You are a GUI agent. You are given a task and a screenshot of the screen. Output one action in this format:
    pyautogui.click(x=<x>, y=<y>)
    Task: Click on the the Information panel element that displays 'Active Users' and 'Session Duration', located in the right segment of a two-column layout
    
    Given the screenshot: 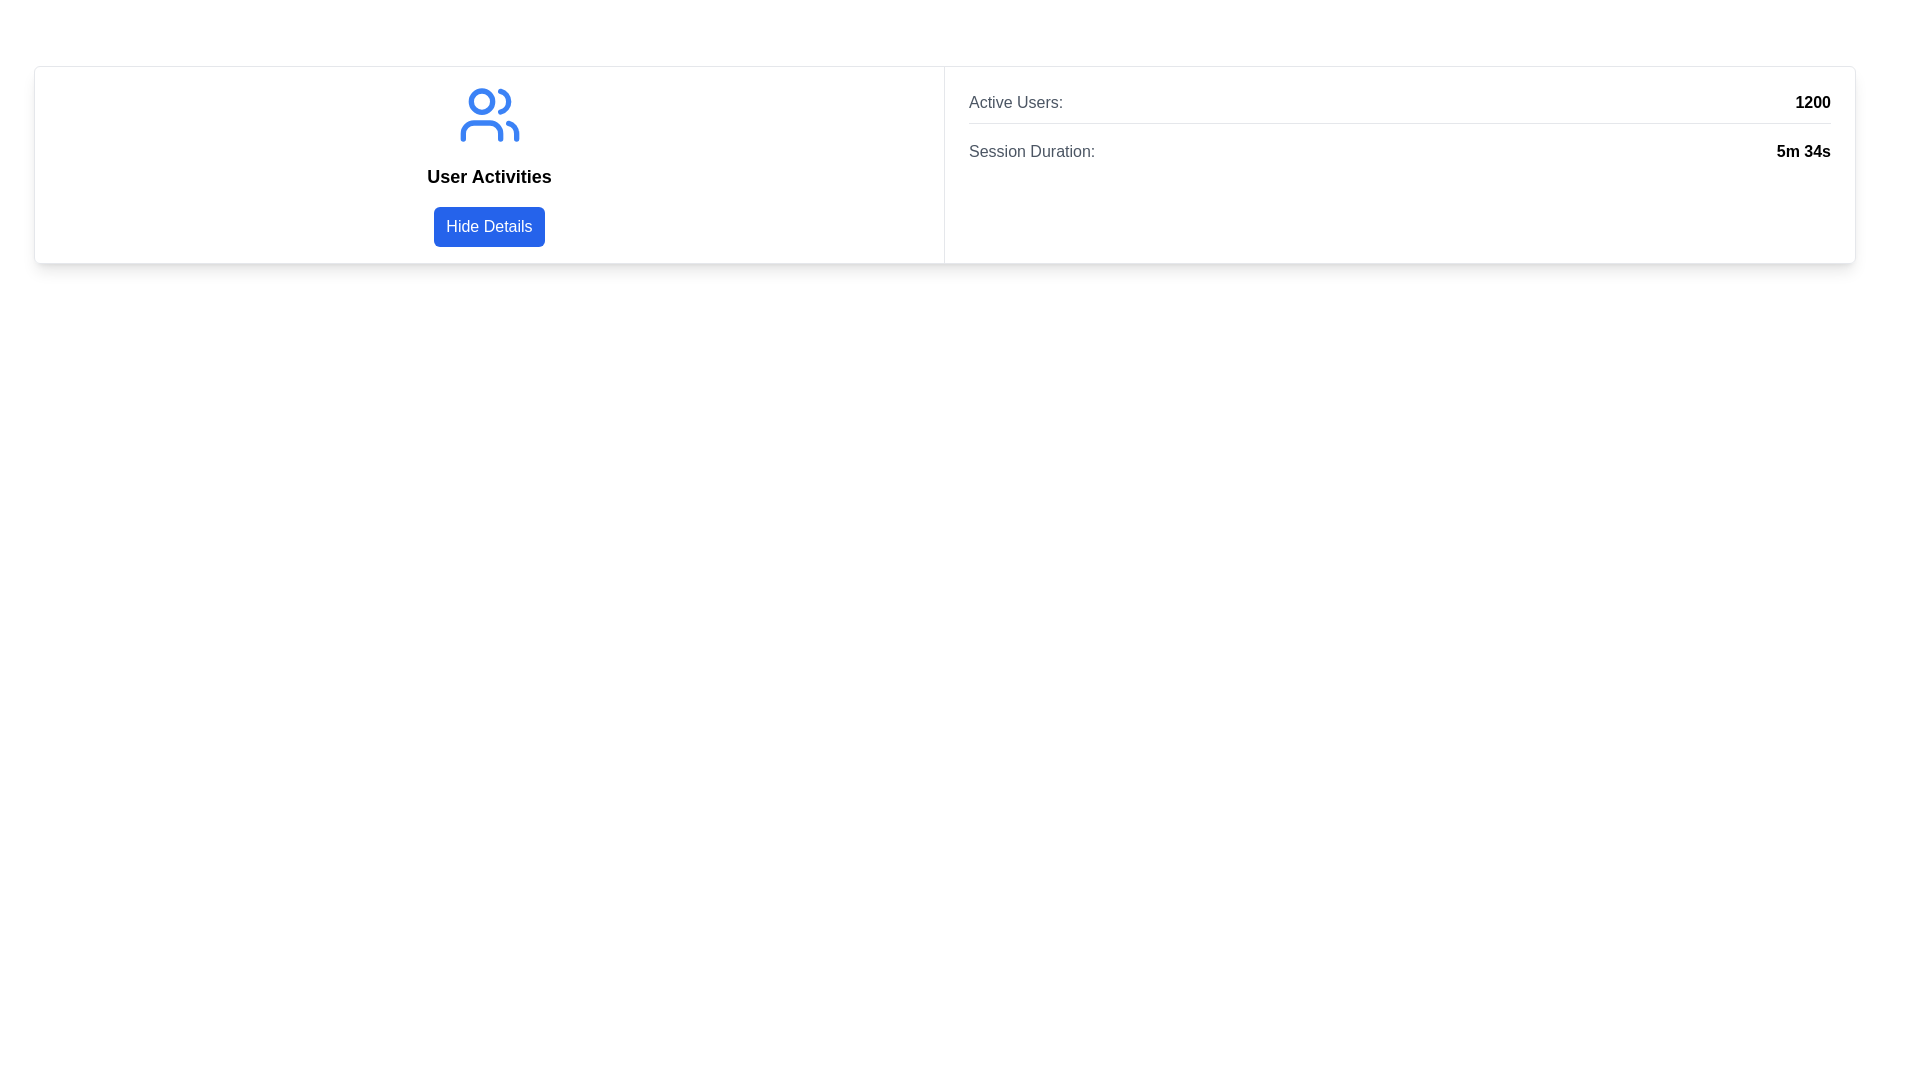 What is the action you would take?
    pyautogui.click(x=1399, y=127)
    